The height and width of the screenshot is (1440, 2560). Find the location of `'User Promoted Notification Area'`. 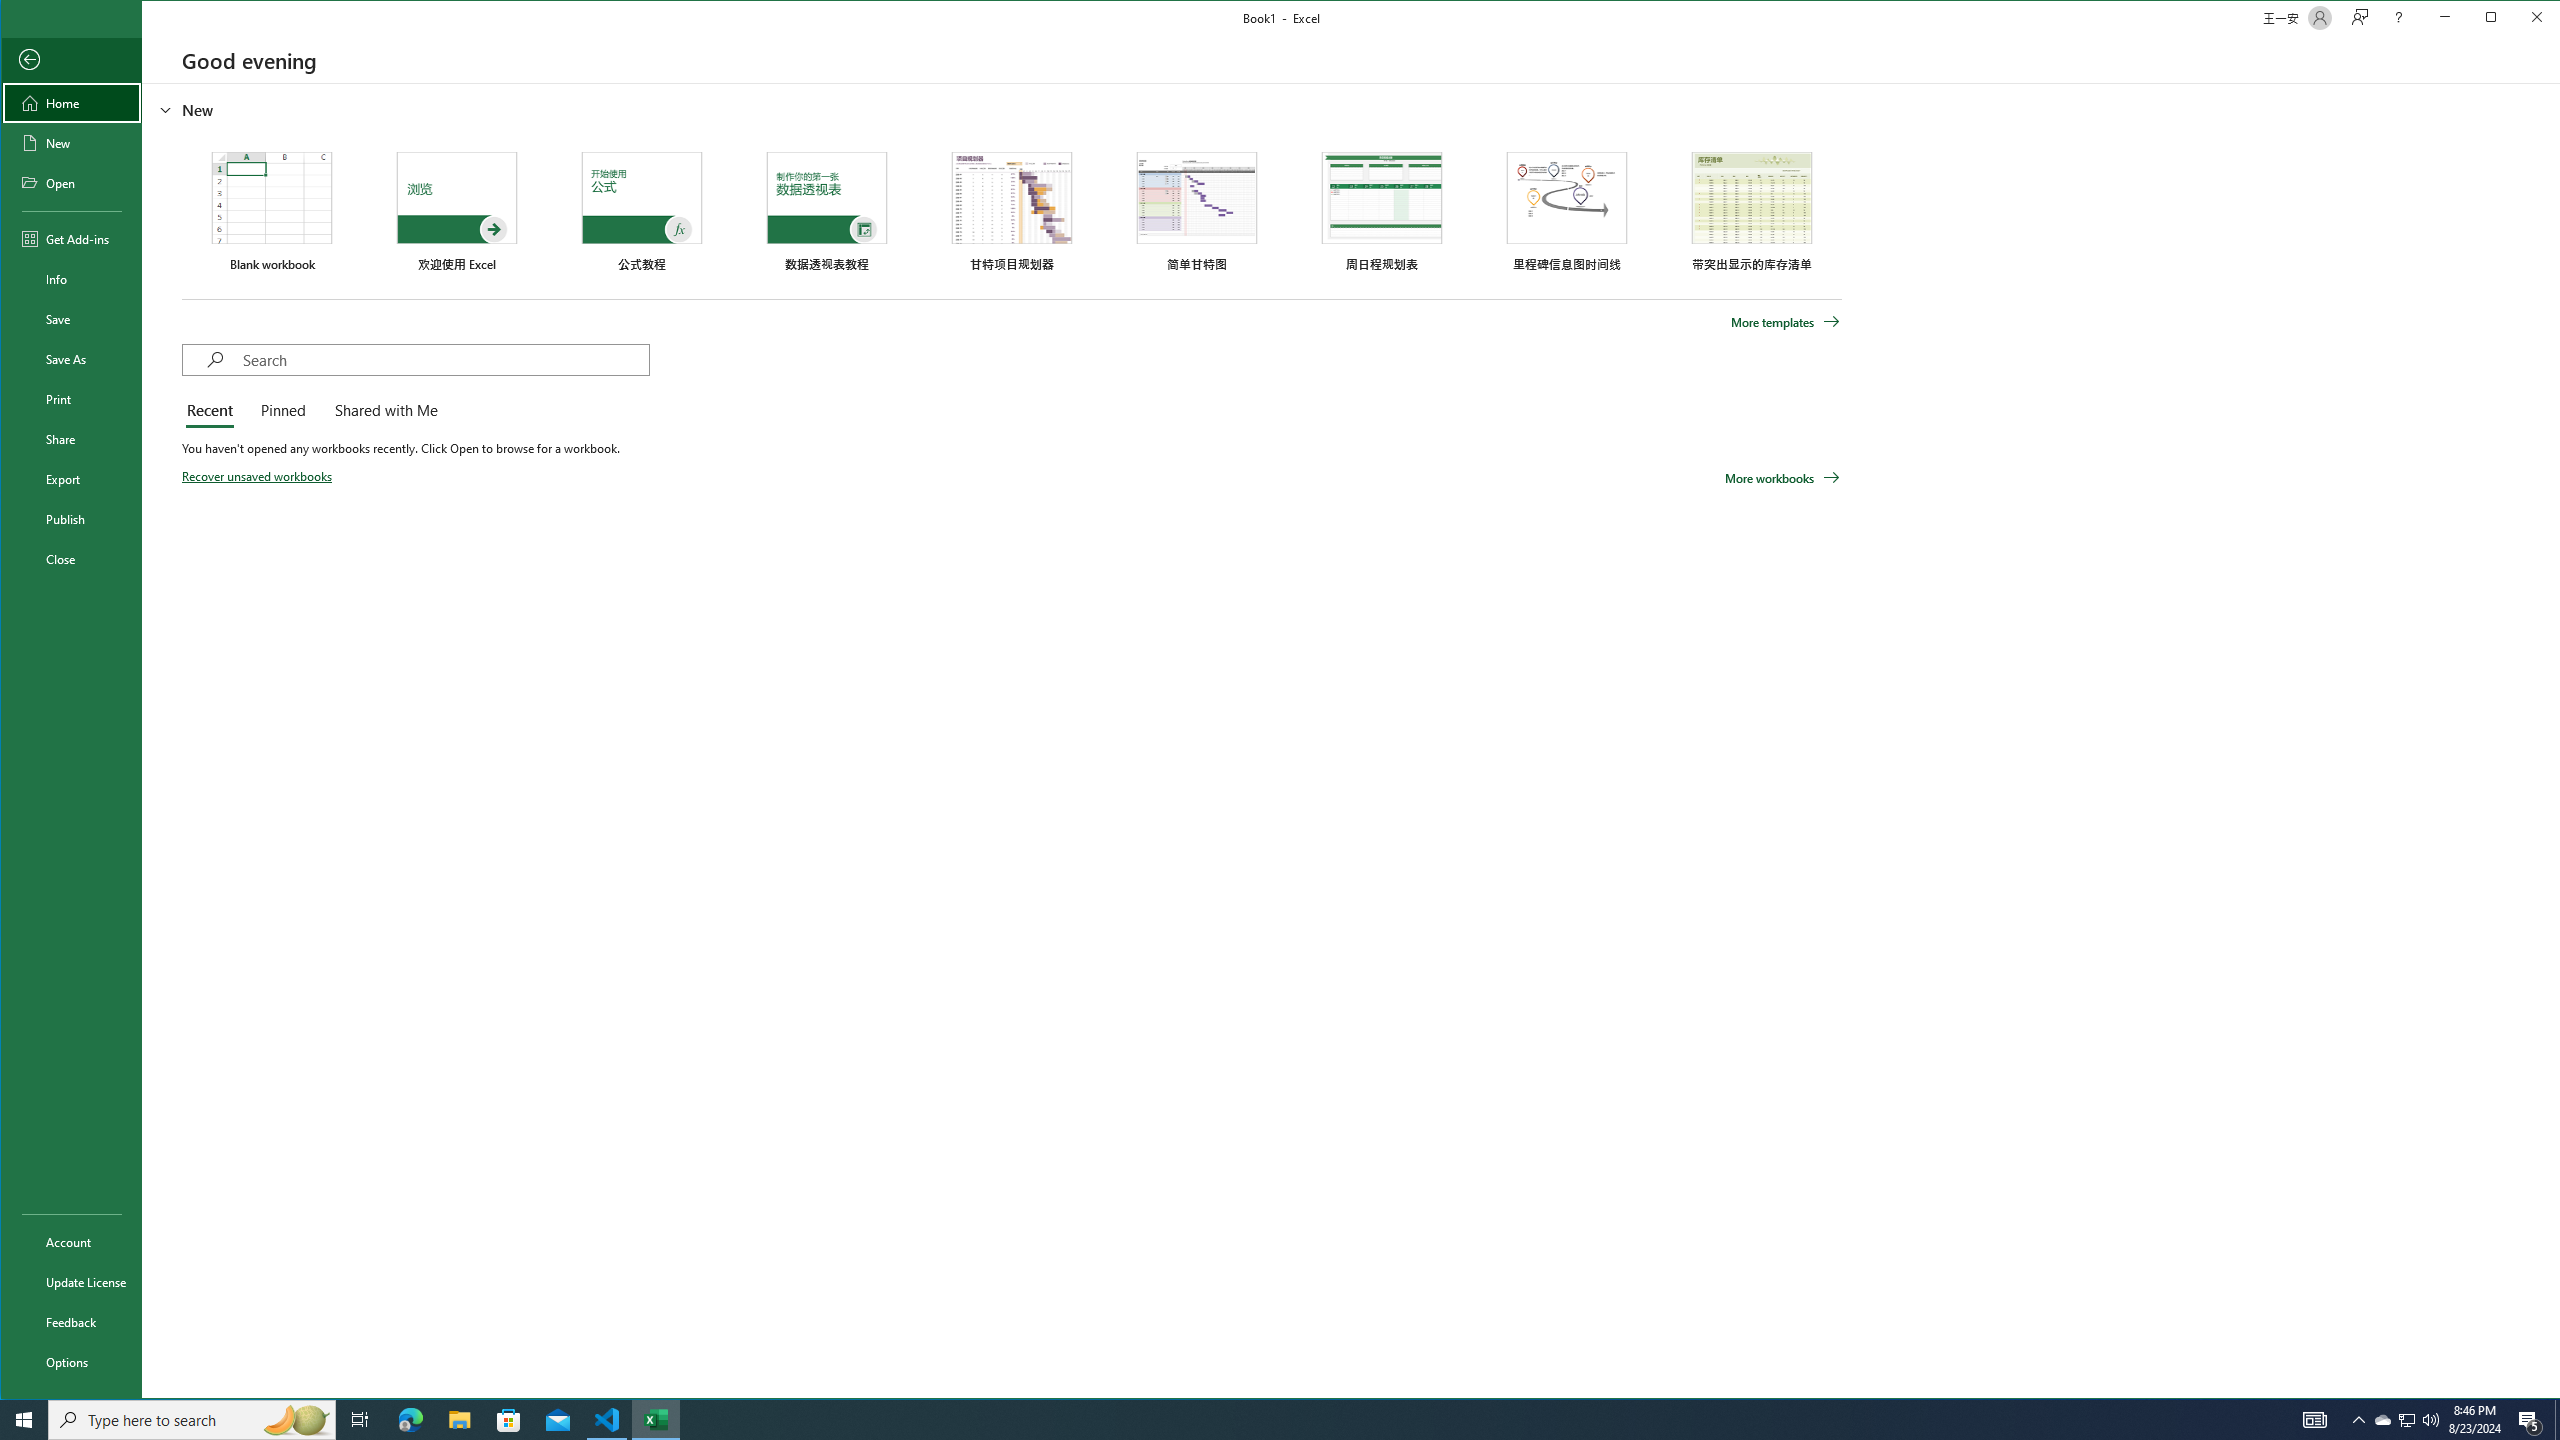

'User Promoted Notification Area' is located at coordinates (2405, 1418).